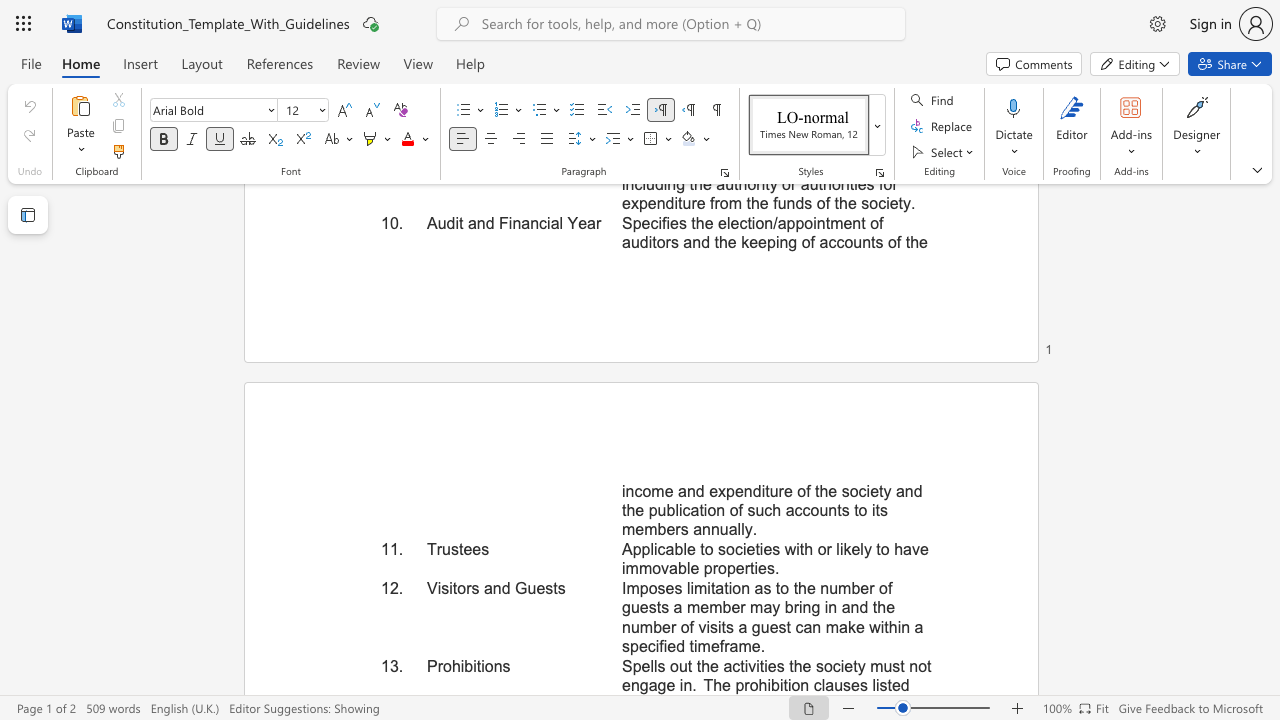 This screenshot has height=720, width=1280. What do you see at coordinates (620, 568) in the screenshot?
I see `the subset text "immova" within the text "Applicable to societies with or likely to have immovable properties."` at bounding box center [620, 568].